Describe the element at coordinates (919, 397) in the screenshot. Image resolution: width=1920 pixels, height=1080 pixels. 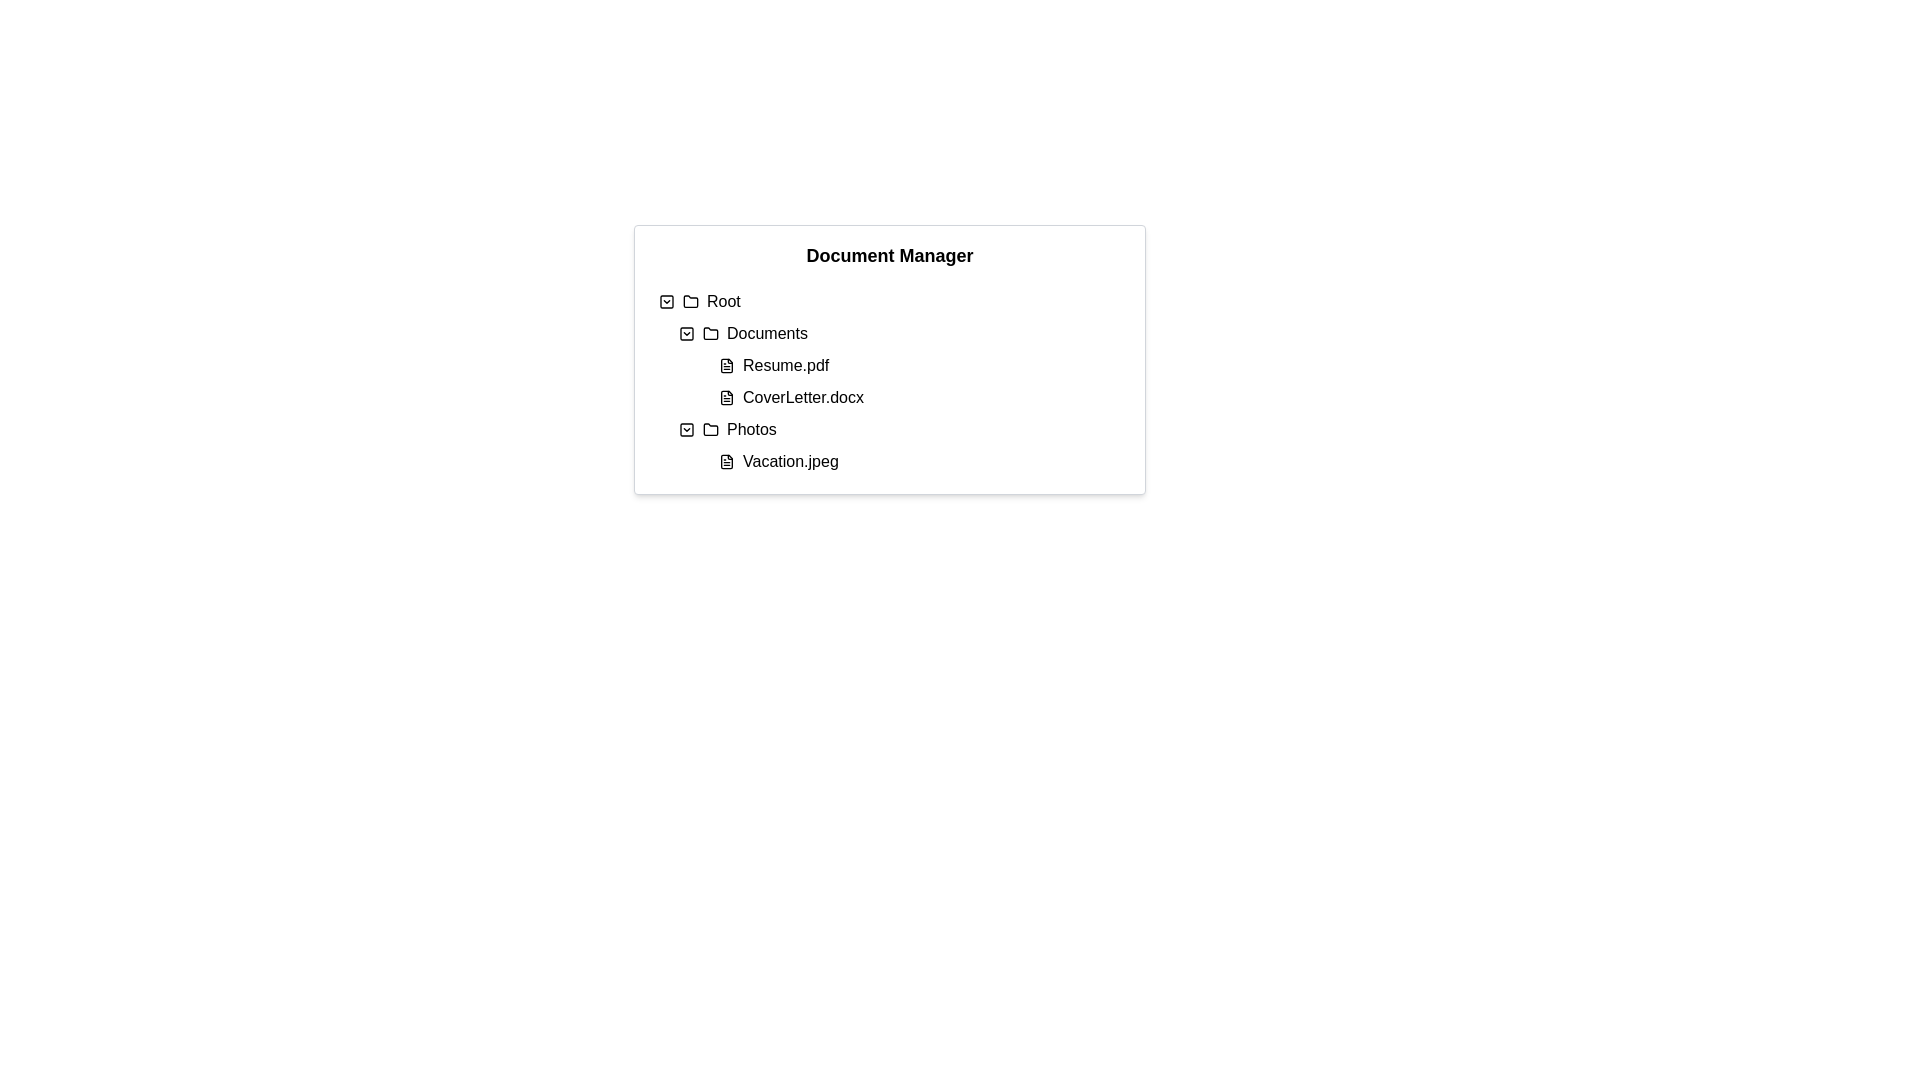
I see `the file list item labeled 'CoverLetter.docx' located in the 'Documents' folder of the 'Document Manager' interface` at that location.